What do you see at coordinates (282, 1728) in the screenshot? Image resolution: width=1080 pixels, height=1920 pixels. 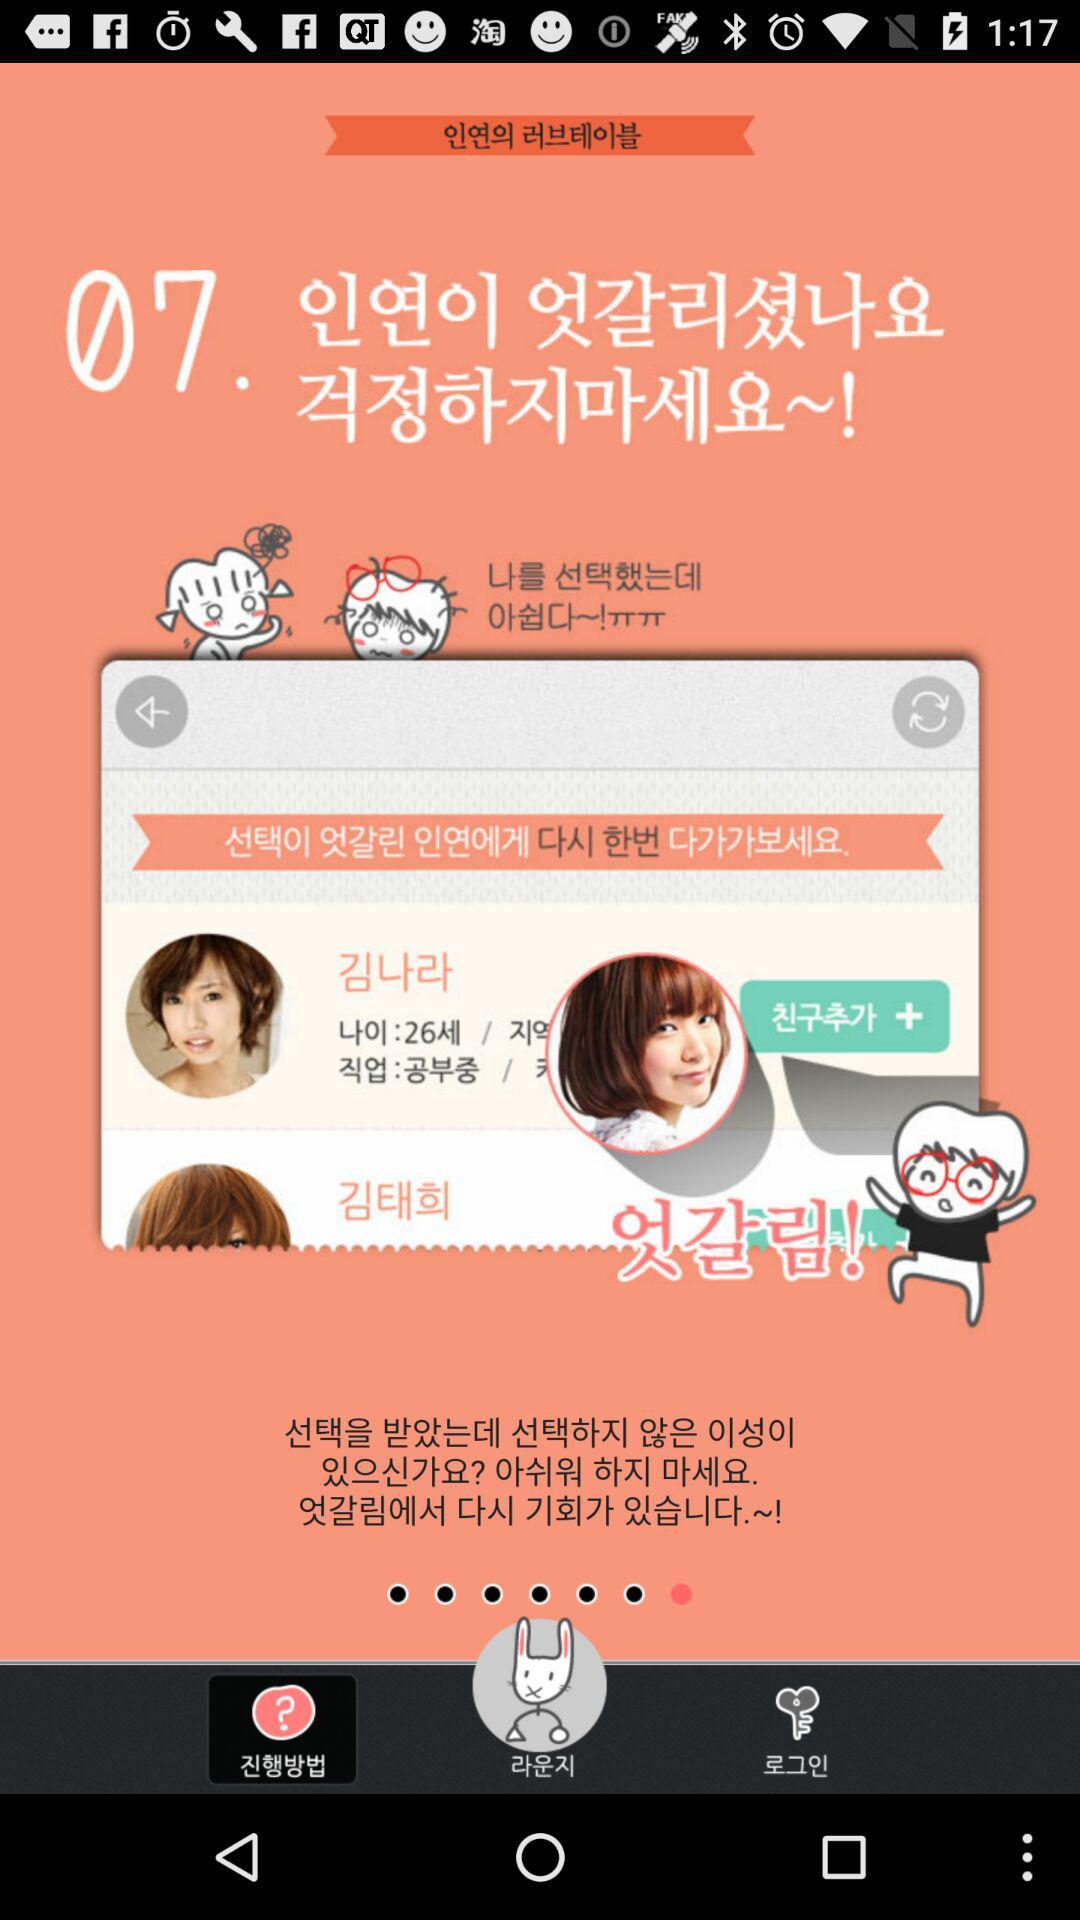 I see `help` at bounding box center [282, 1728].